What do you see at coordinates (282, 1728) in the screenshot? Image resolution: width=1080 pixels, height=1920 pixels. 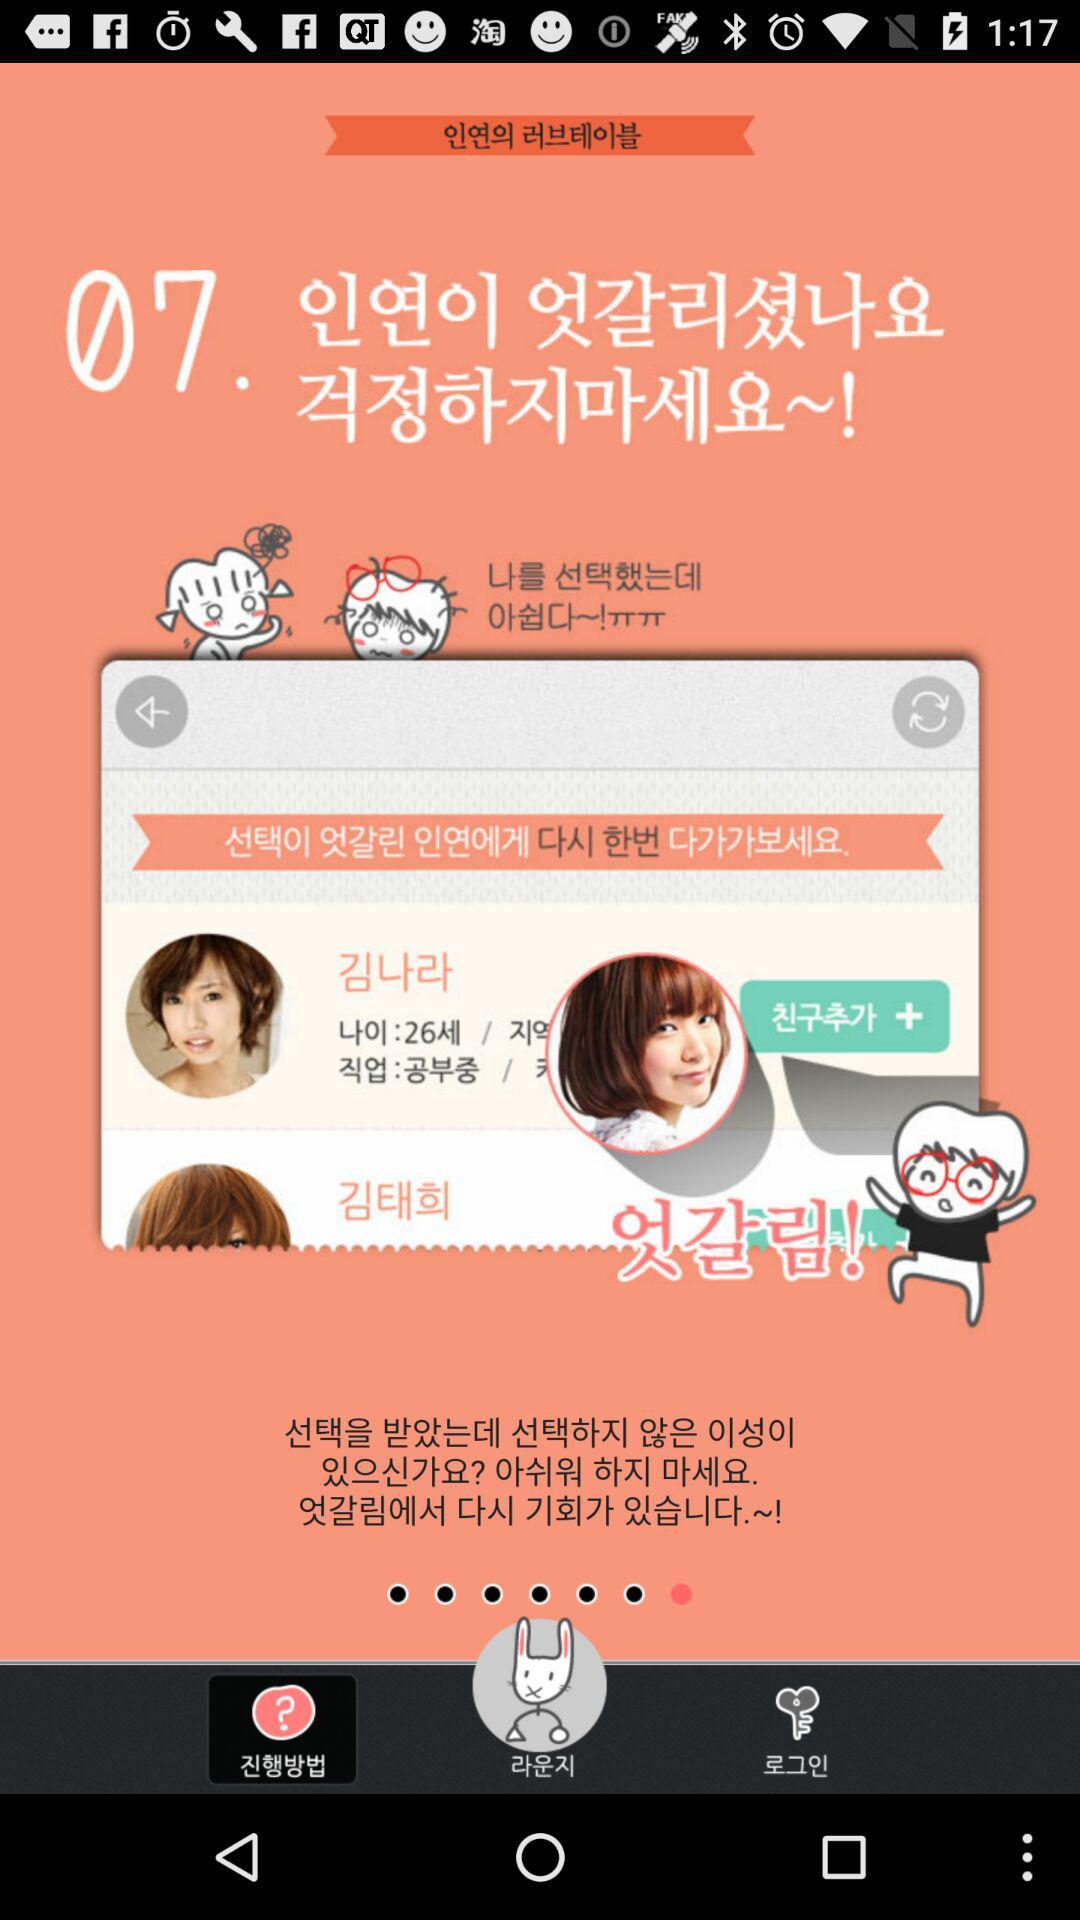 I see `help` at bounding box center [282, 1728].